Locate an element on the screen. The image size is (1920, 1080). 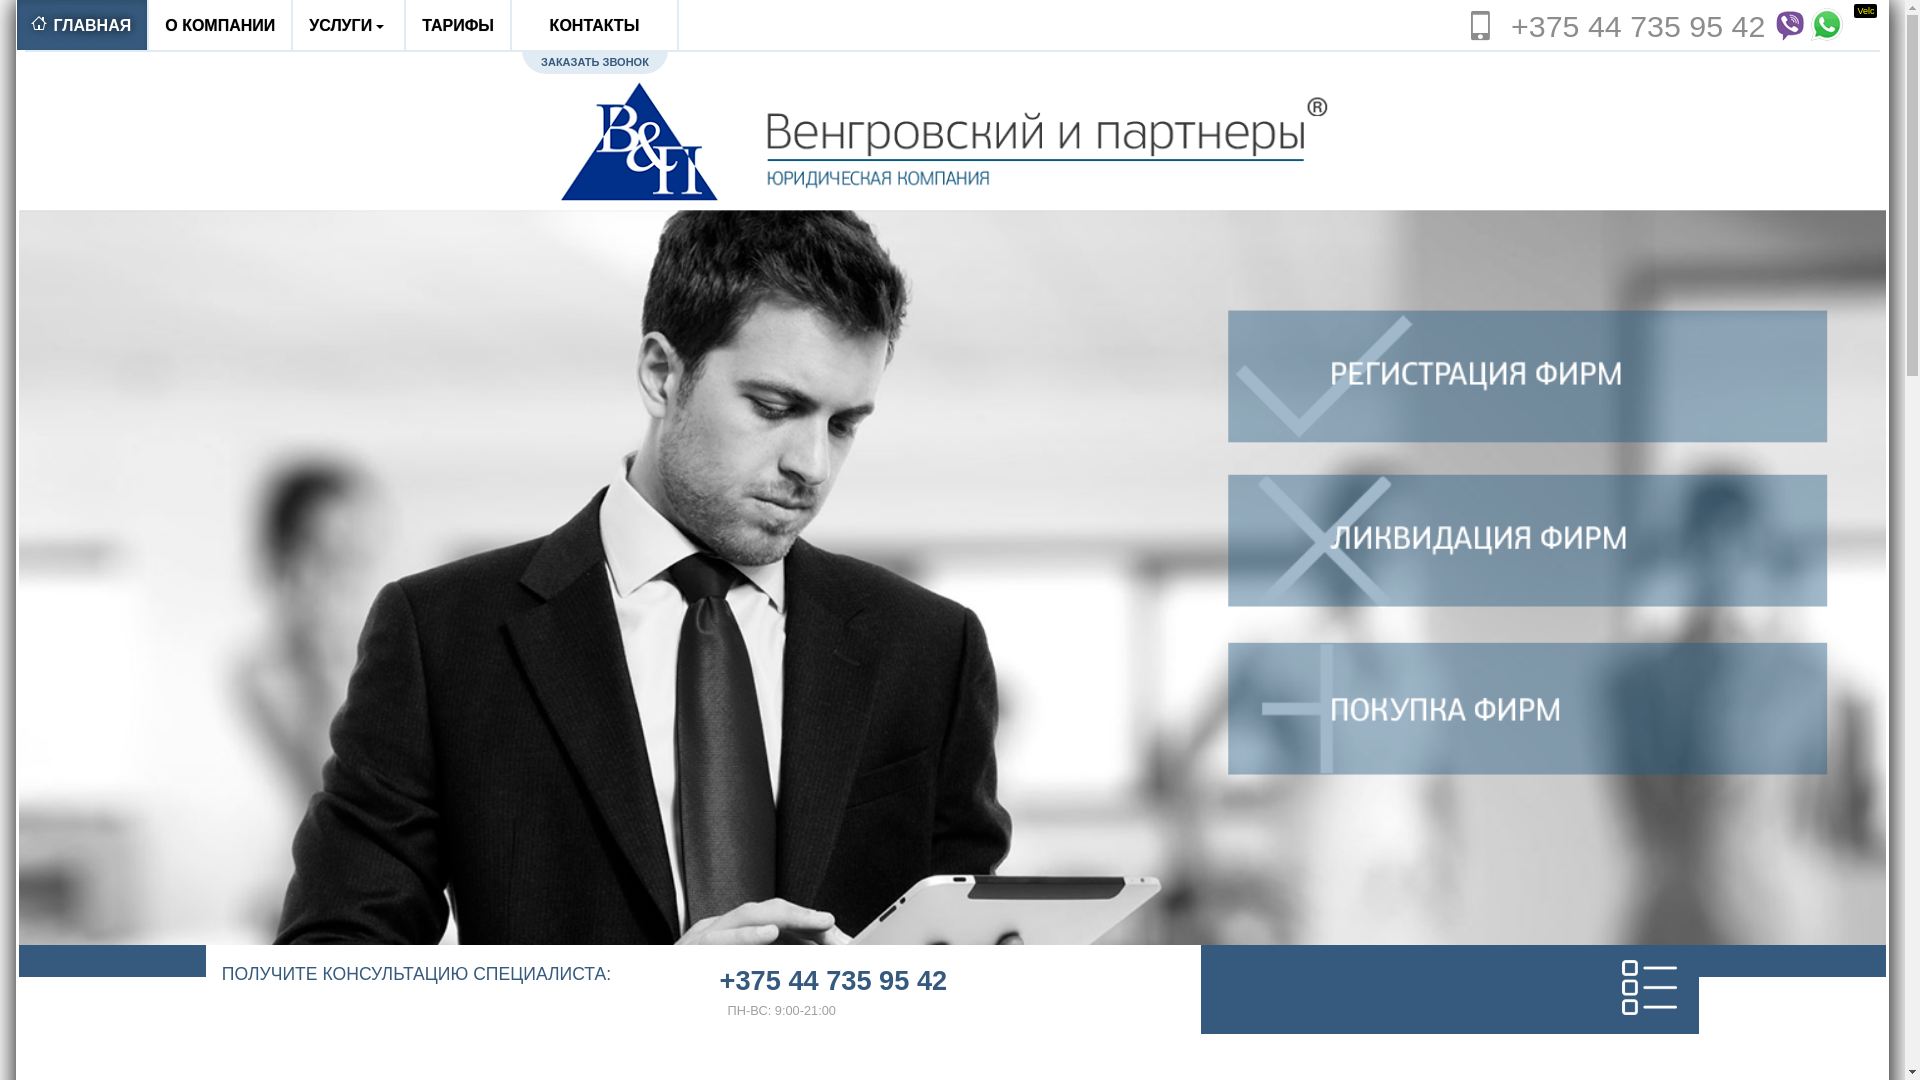
'Viber' is located at coordinates (1790, 24).